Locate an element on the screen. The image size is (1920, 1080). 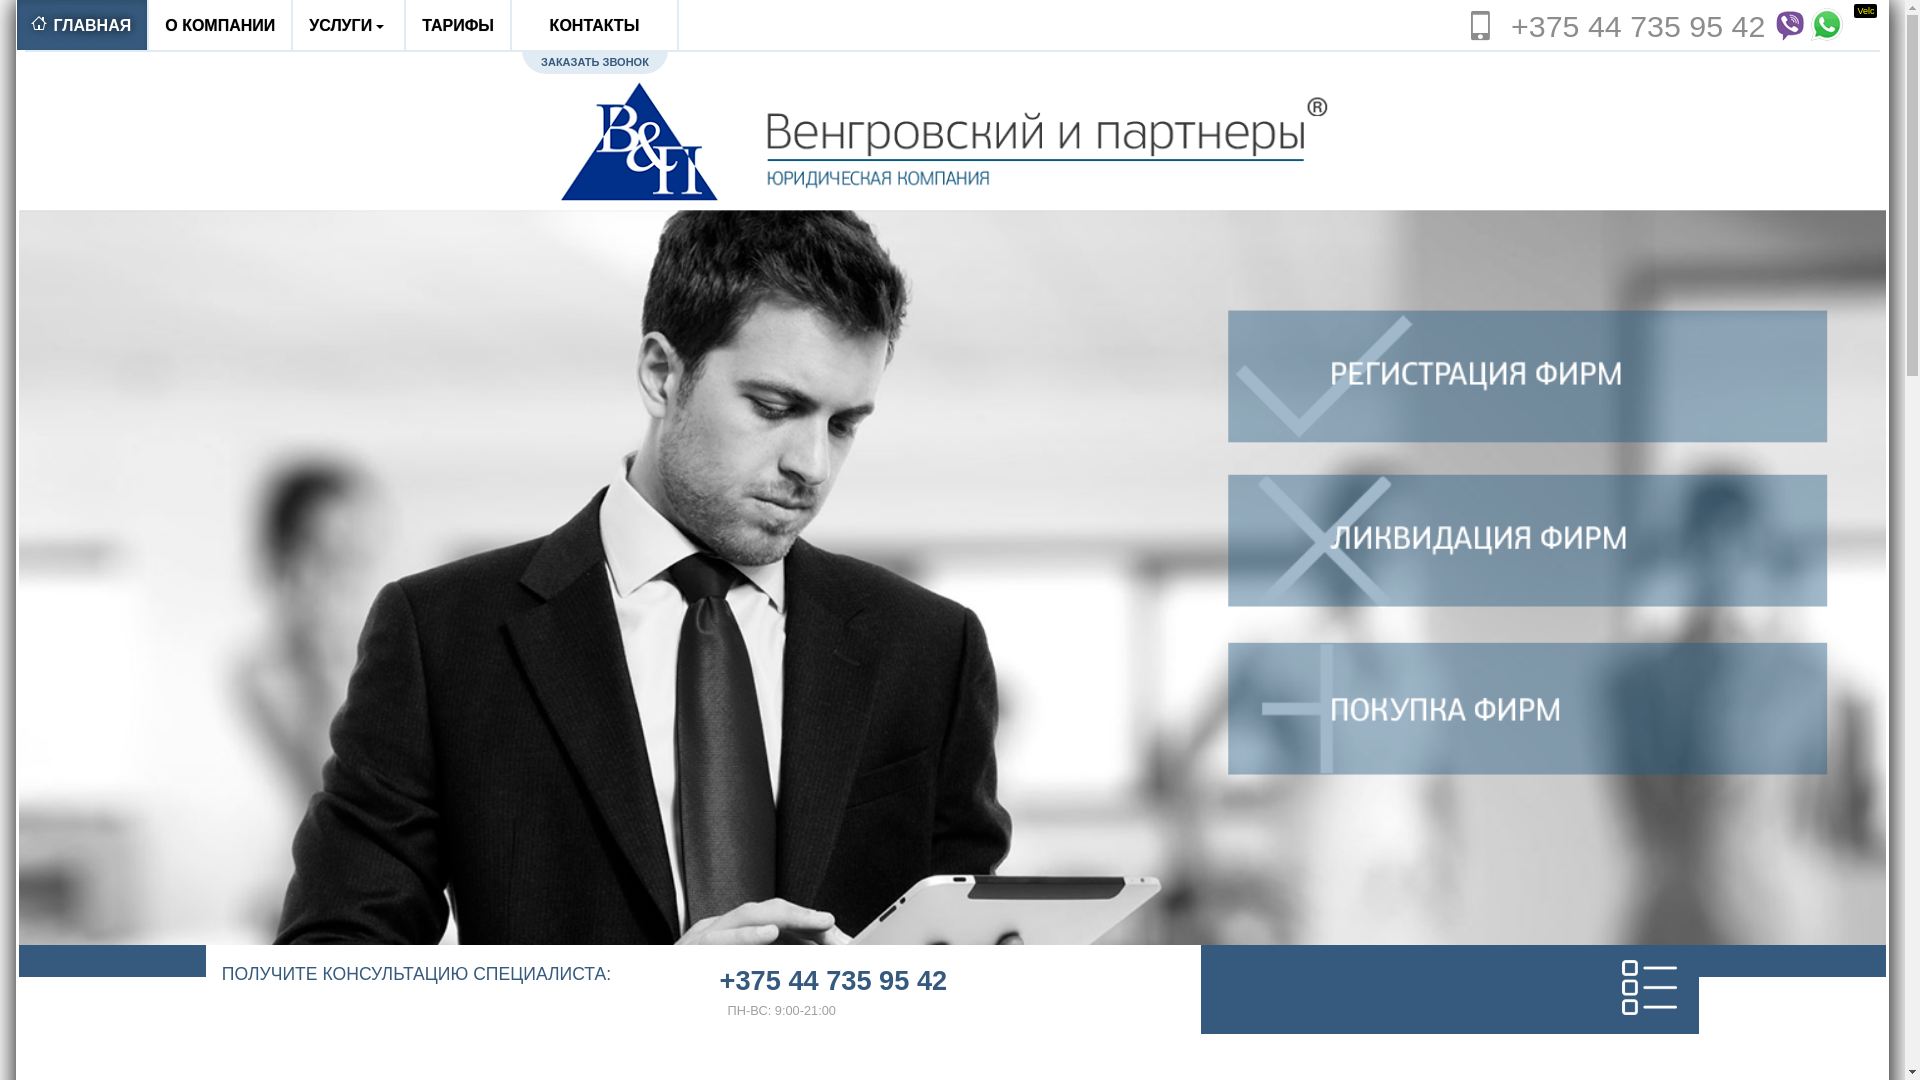
'Viber' is located at coordinates (1790, 24).